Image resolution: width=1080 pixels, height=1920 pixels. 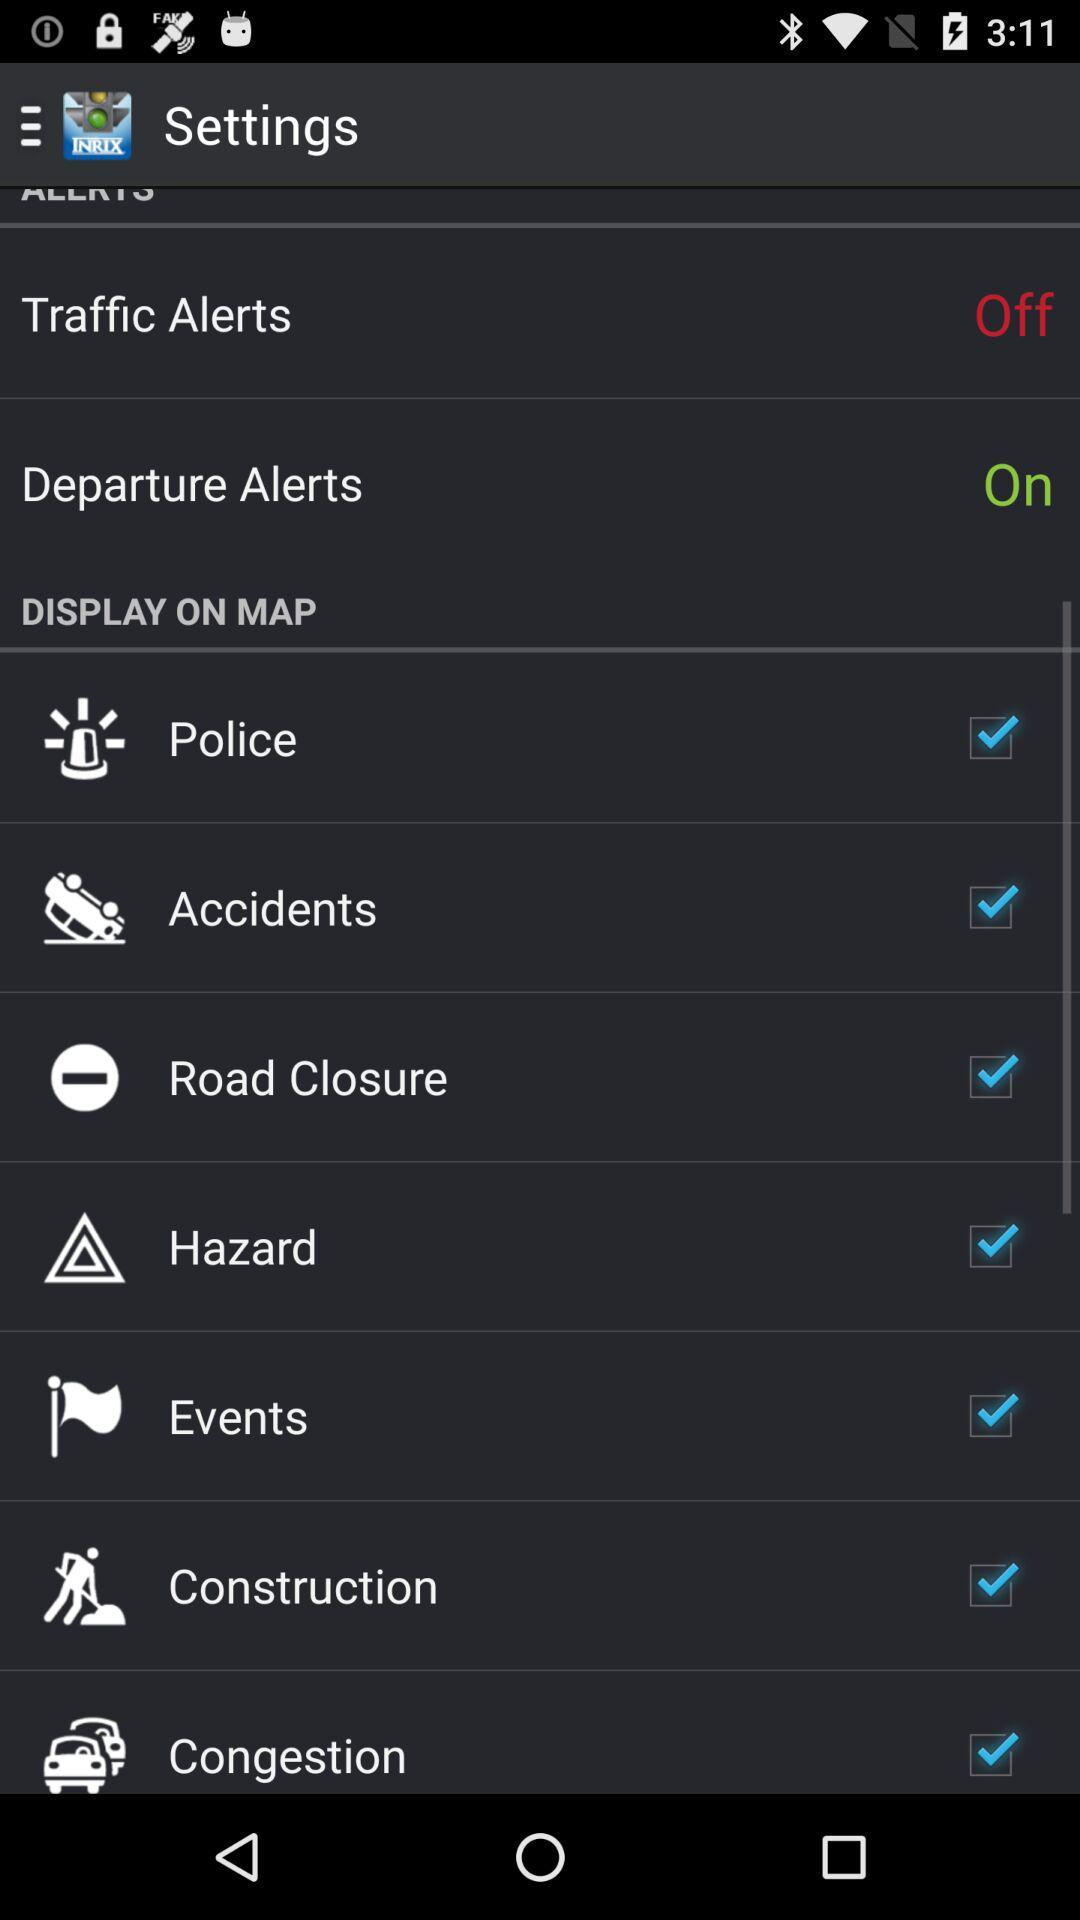 What do you see at coordinates (155, 312) in the screenshot?
I see `traffic alerts icon` at bounding box center [155, 312].